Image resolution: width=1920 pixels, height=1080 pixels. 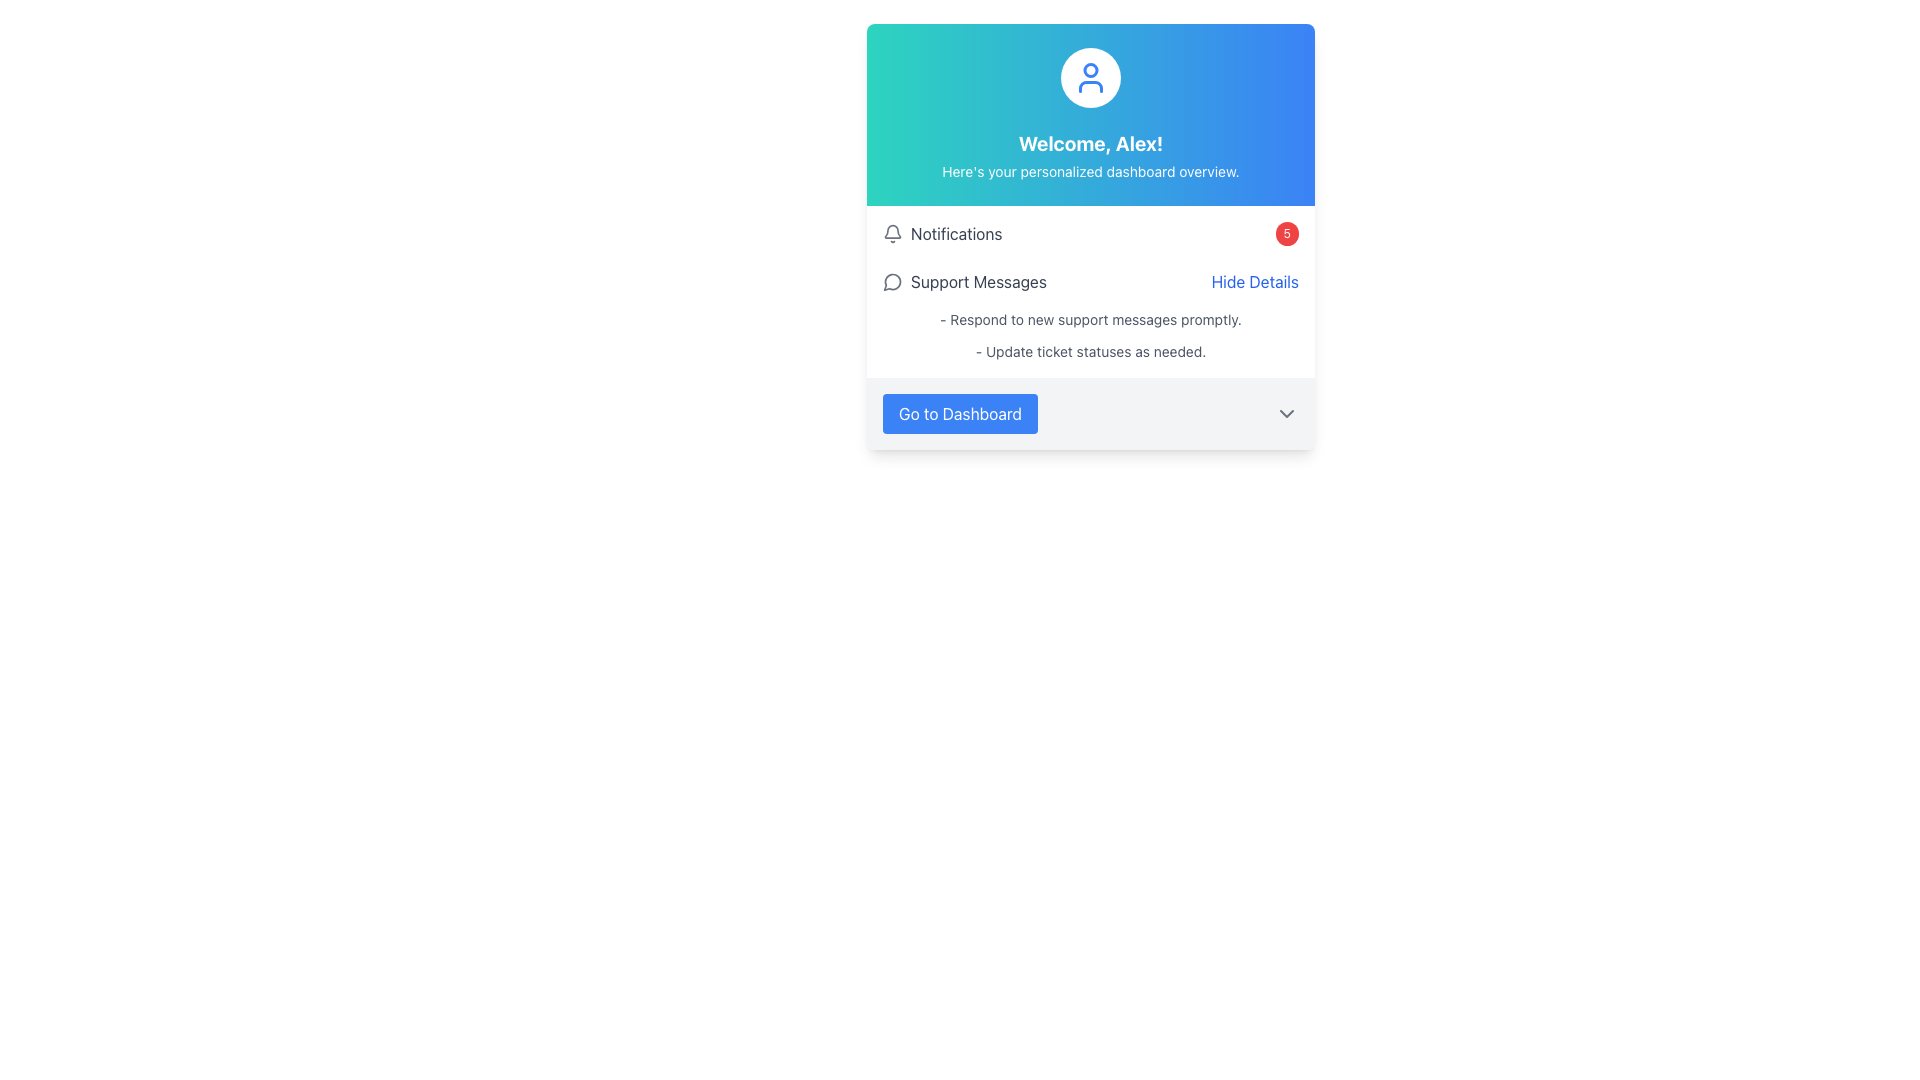 What do you see at coordinates (891, 233) in the screenshot?
I see `the bell icon located to the left of the 'Notifications' label in the dashboard interface to indicate the presence of notifications` at bounding box center [891, 233].